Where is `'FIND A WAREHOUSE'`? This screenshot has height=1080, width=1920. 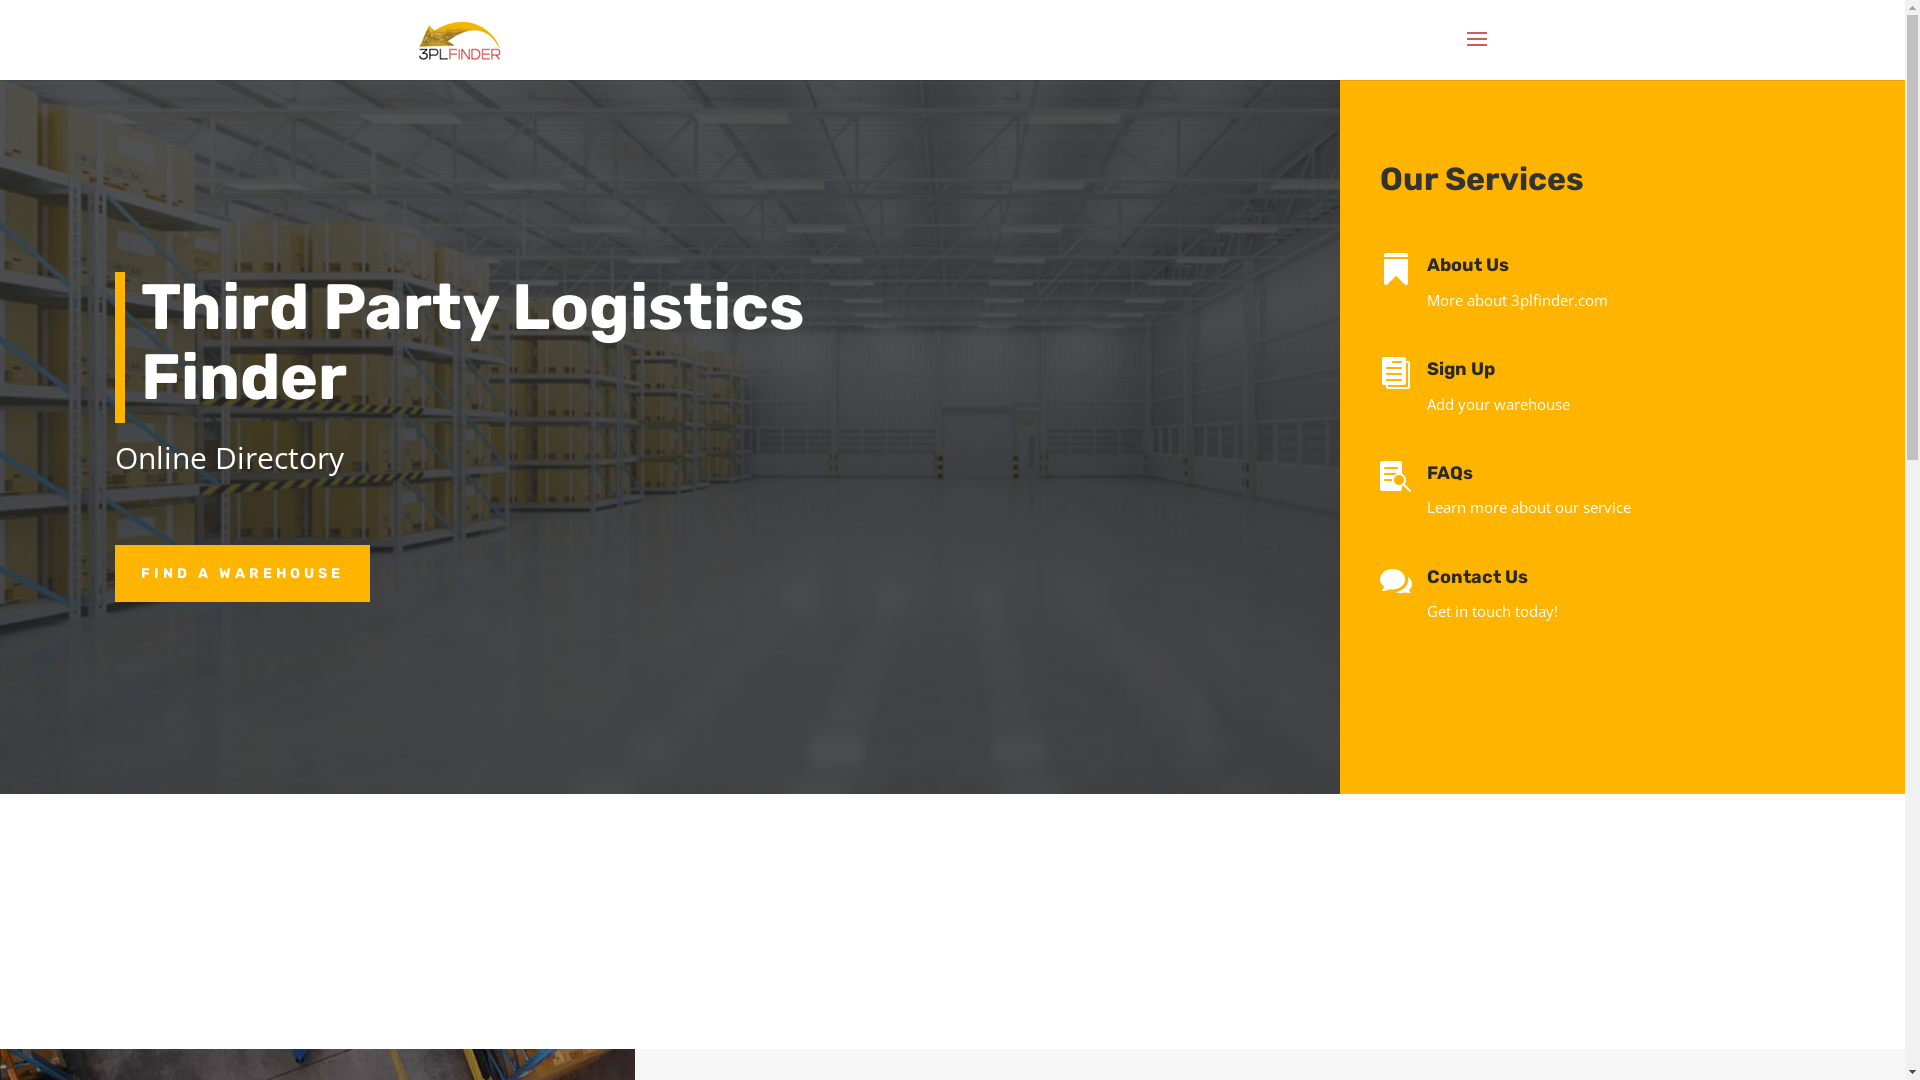
'FIND A WAREHOUSE' is located at coordinates (241, 573).